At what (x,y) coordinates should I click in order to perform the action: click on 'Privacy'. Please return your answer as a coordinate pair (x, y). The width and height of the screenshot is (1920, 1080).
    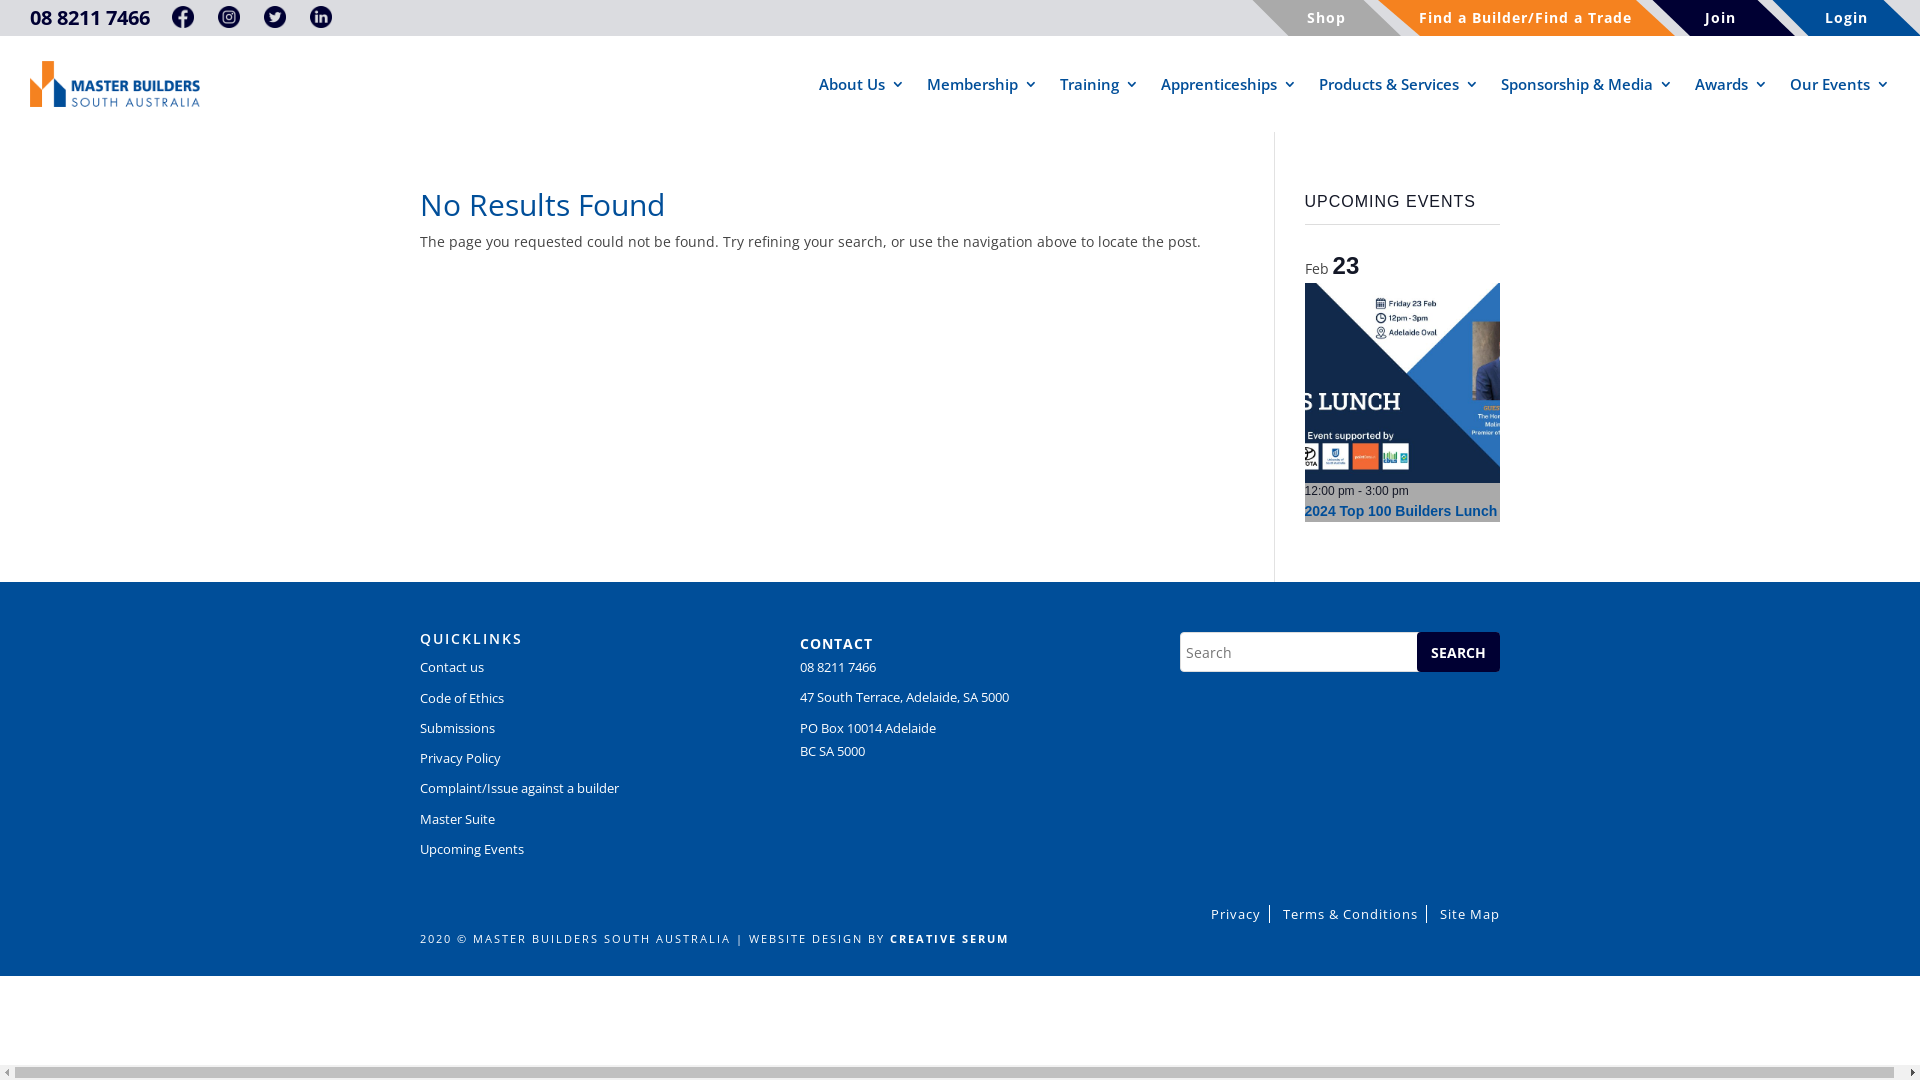
    Looking at the image, I should click on (1235, 914).